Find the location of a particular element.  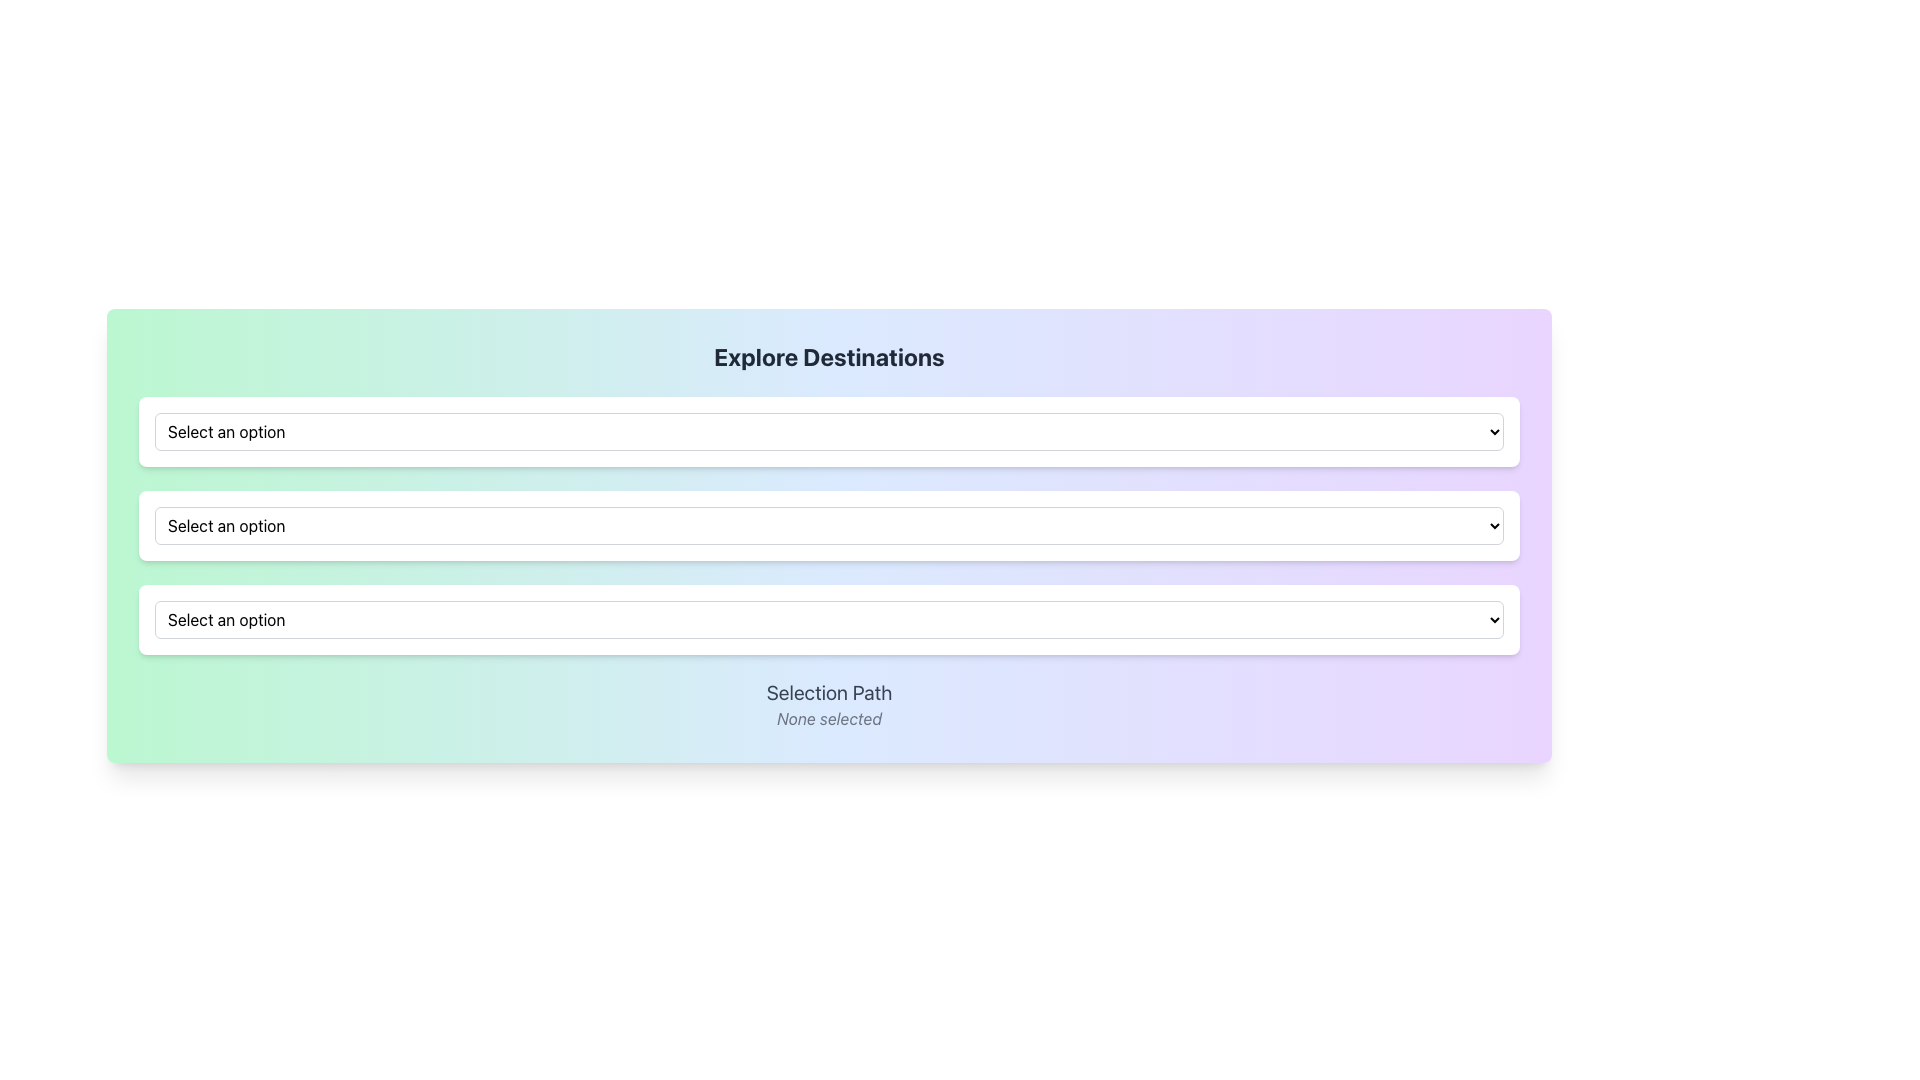

an option from the first dropdown menu located under the 'Explore Destinations' heading, which displays 'Select an option' and has a downward arrow icon is located at coordinates (829, 431).